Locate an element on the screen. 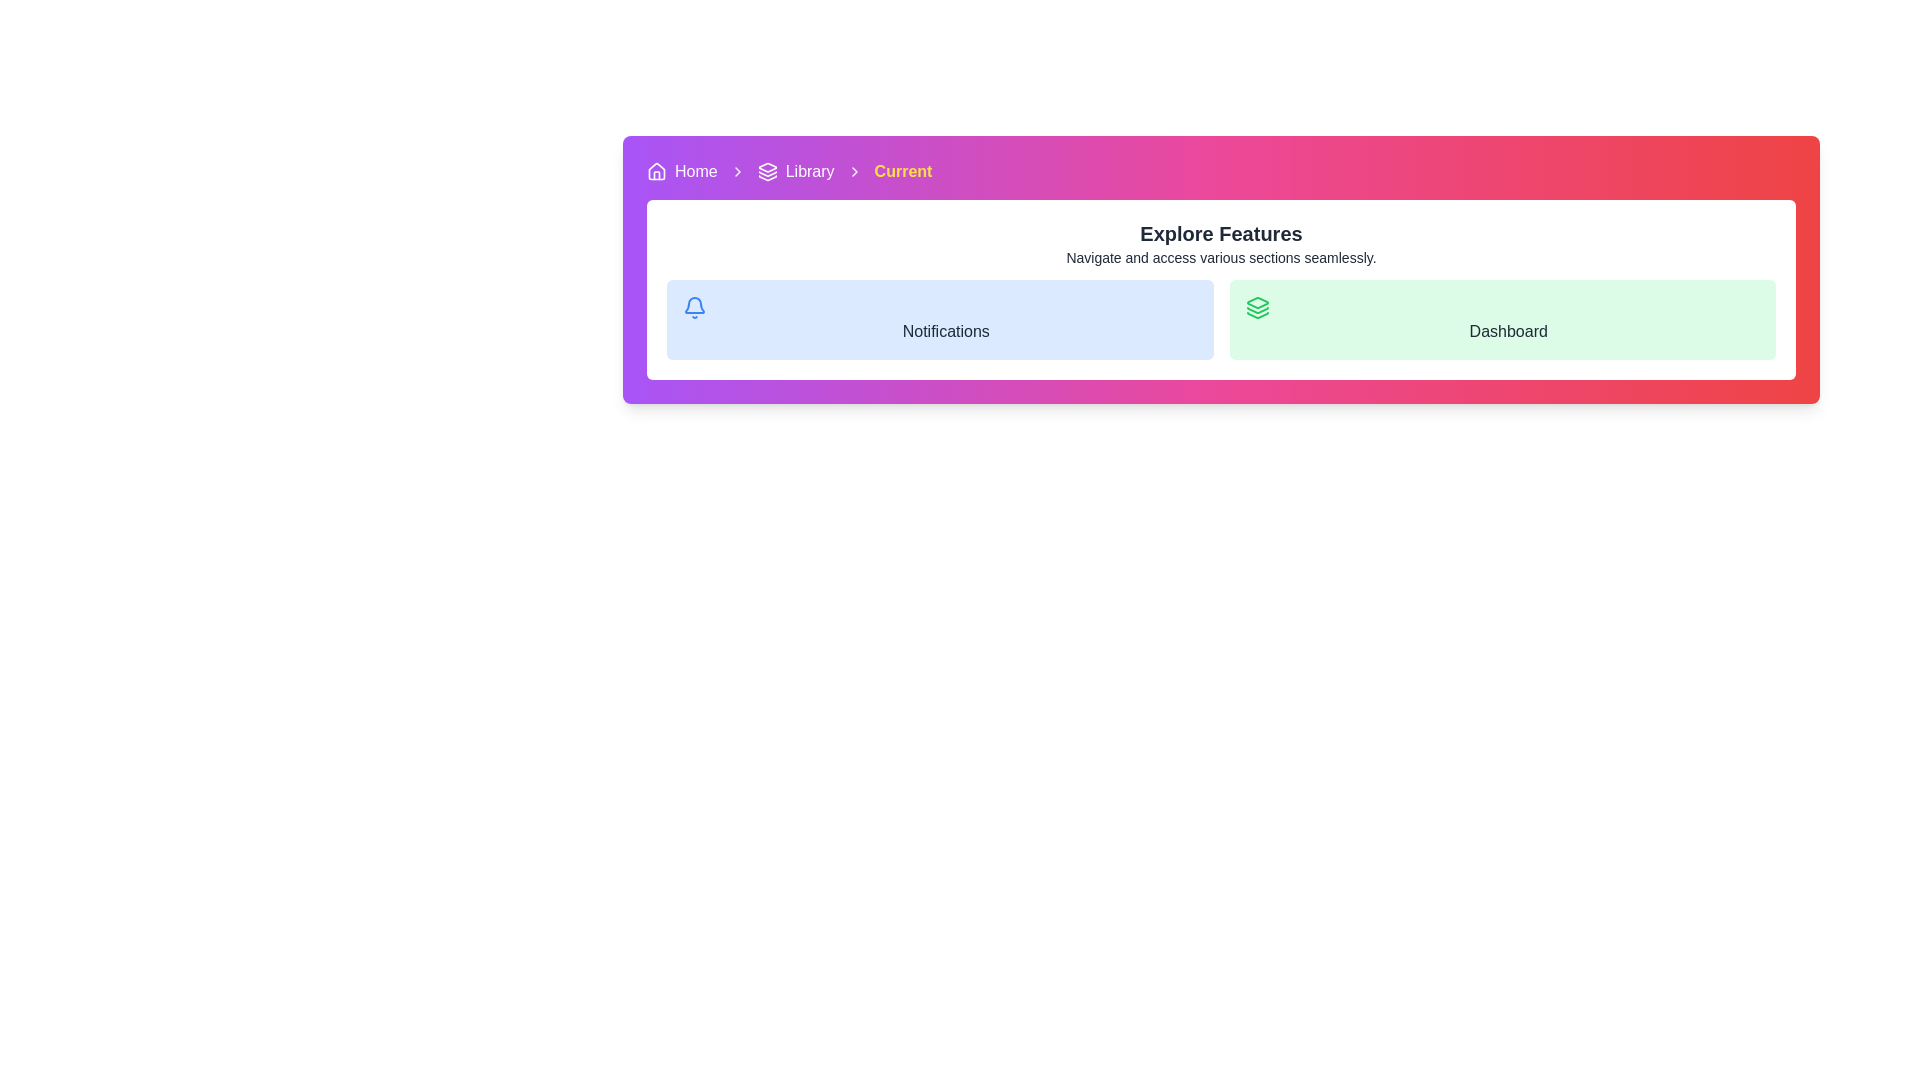 This screenshot has height=1080, width=1920. the middle layer of the stacked icon in the top navigation bar, which is styled with clean geometric lines and outlined appearance is located at coordinates (766, 173).